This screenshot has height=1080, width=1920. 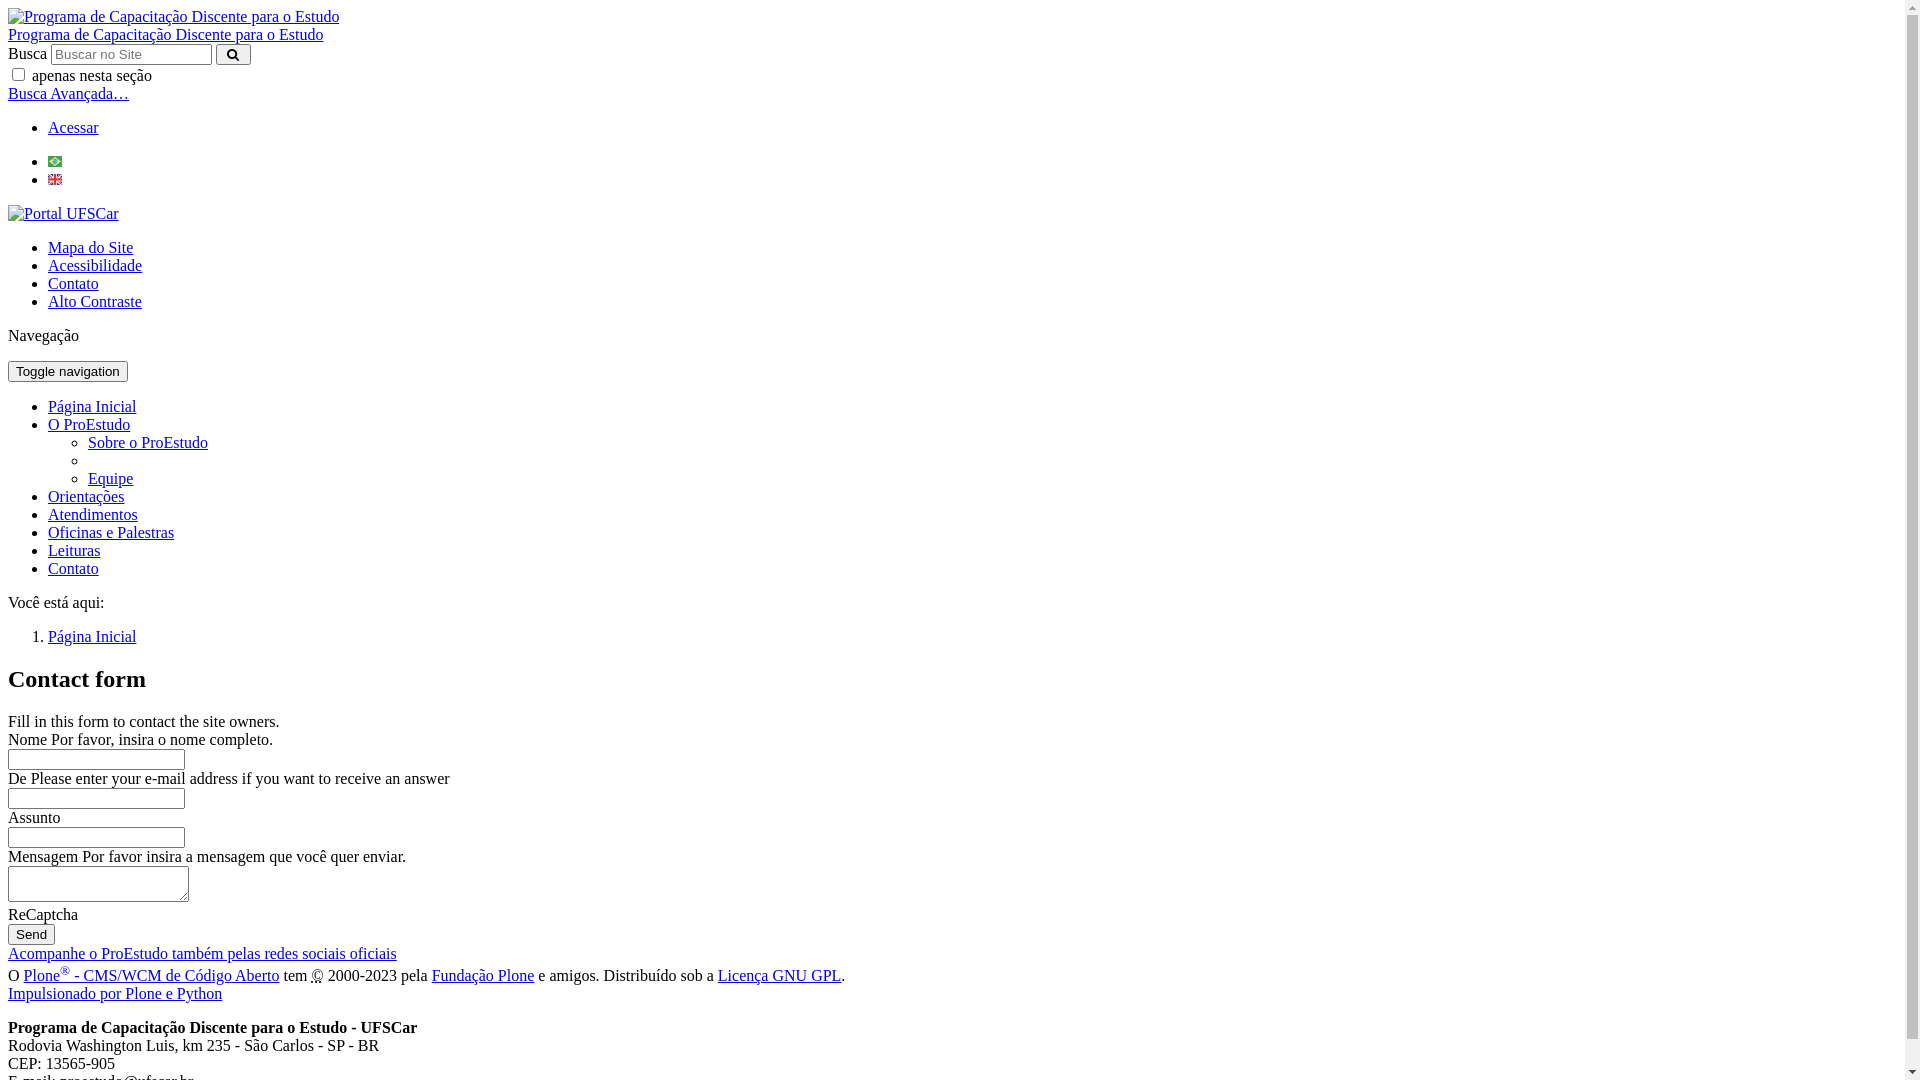 What do you see at coordinates (91, 513) in the screenshot?
I see `'Atendimentos'` at bounding box center [91, 513].